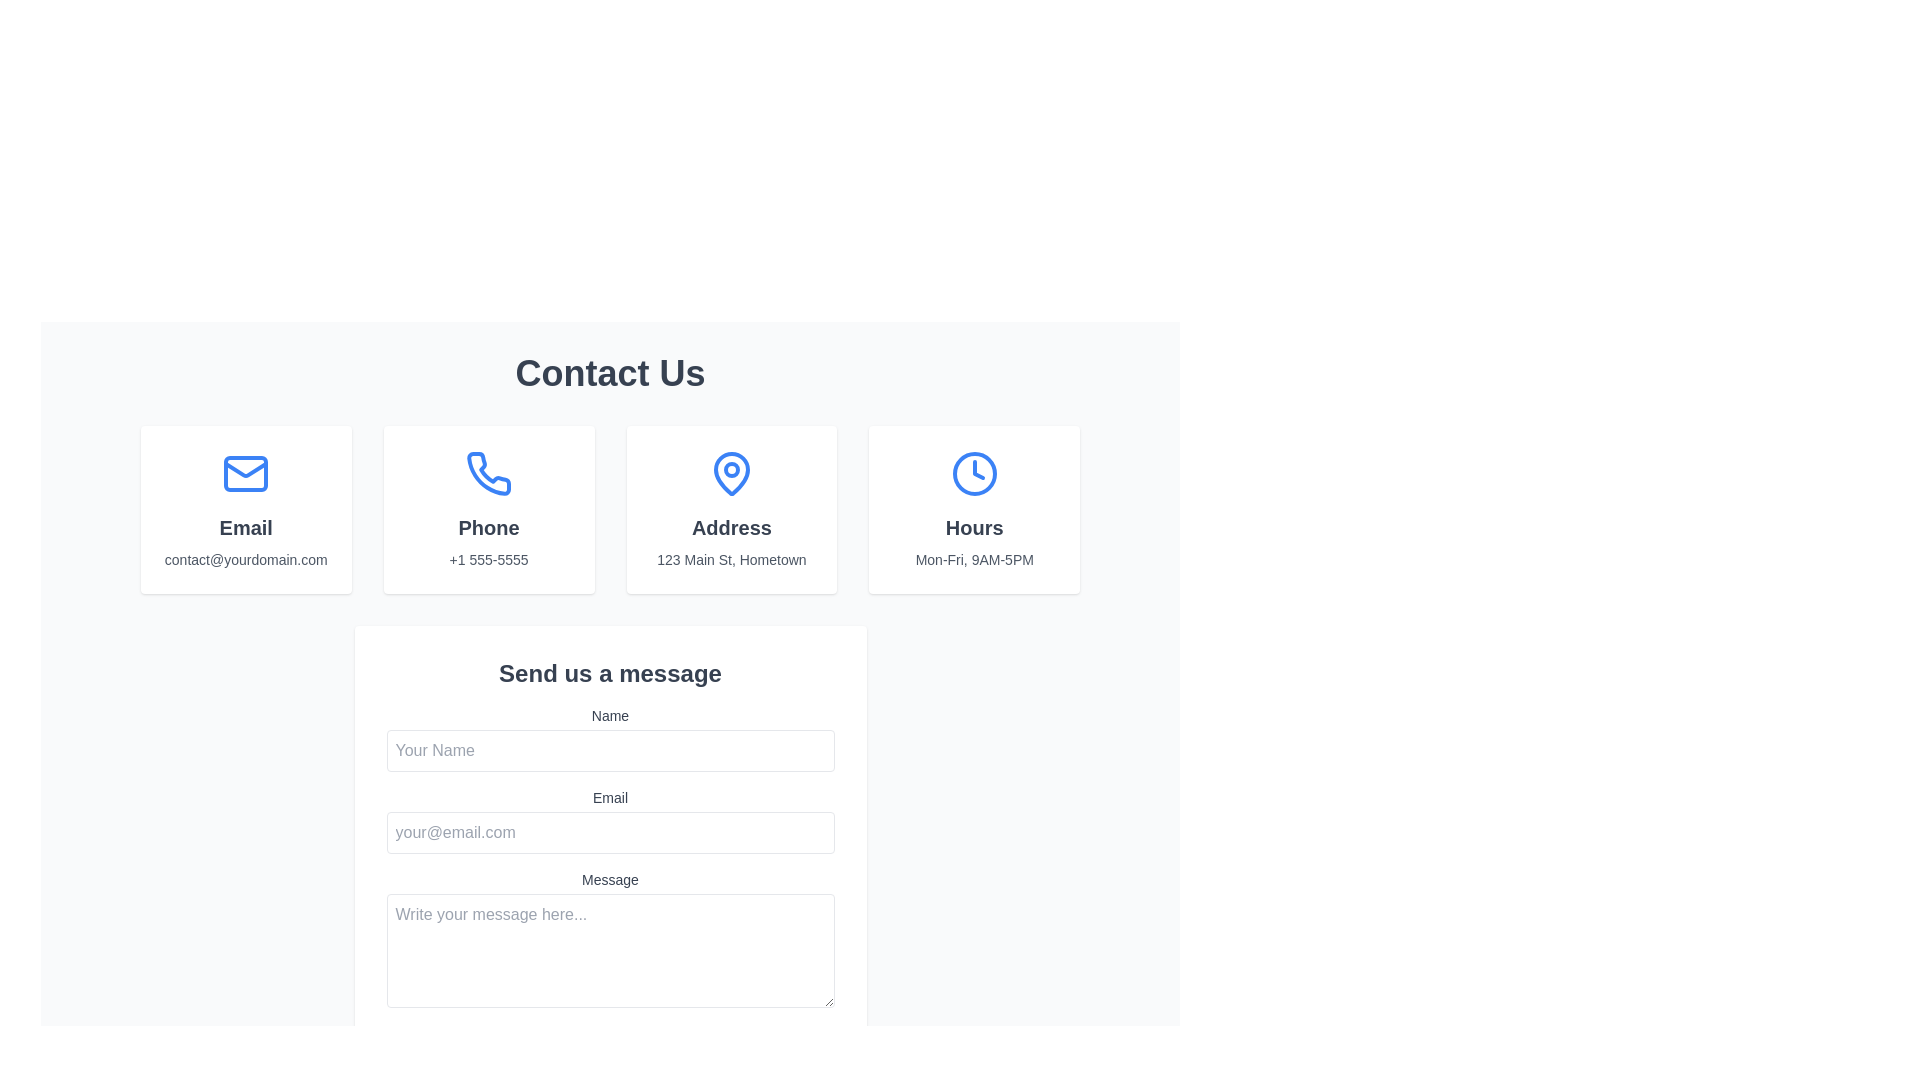  I want to click on the 'Address' icon located in the top-right section of the 'Contact Us' area, which is the third card among four, so click(730, 474).